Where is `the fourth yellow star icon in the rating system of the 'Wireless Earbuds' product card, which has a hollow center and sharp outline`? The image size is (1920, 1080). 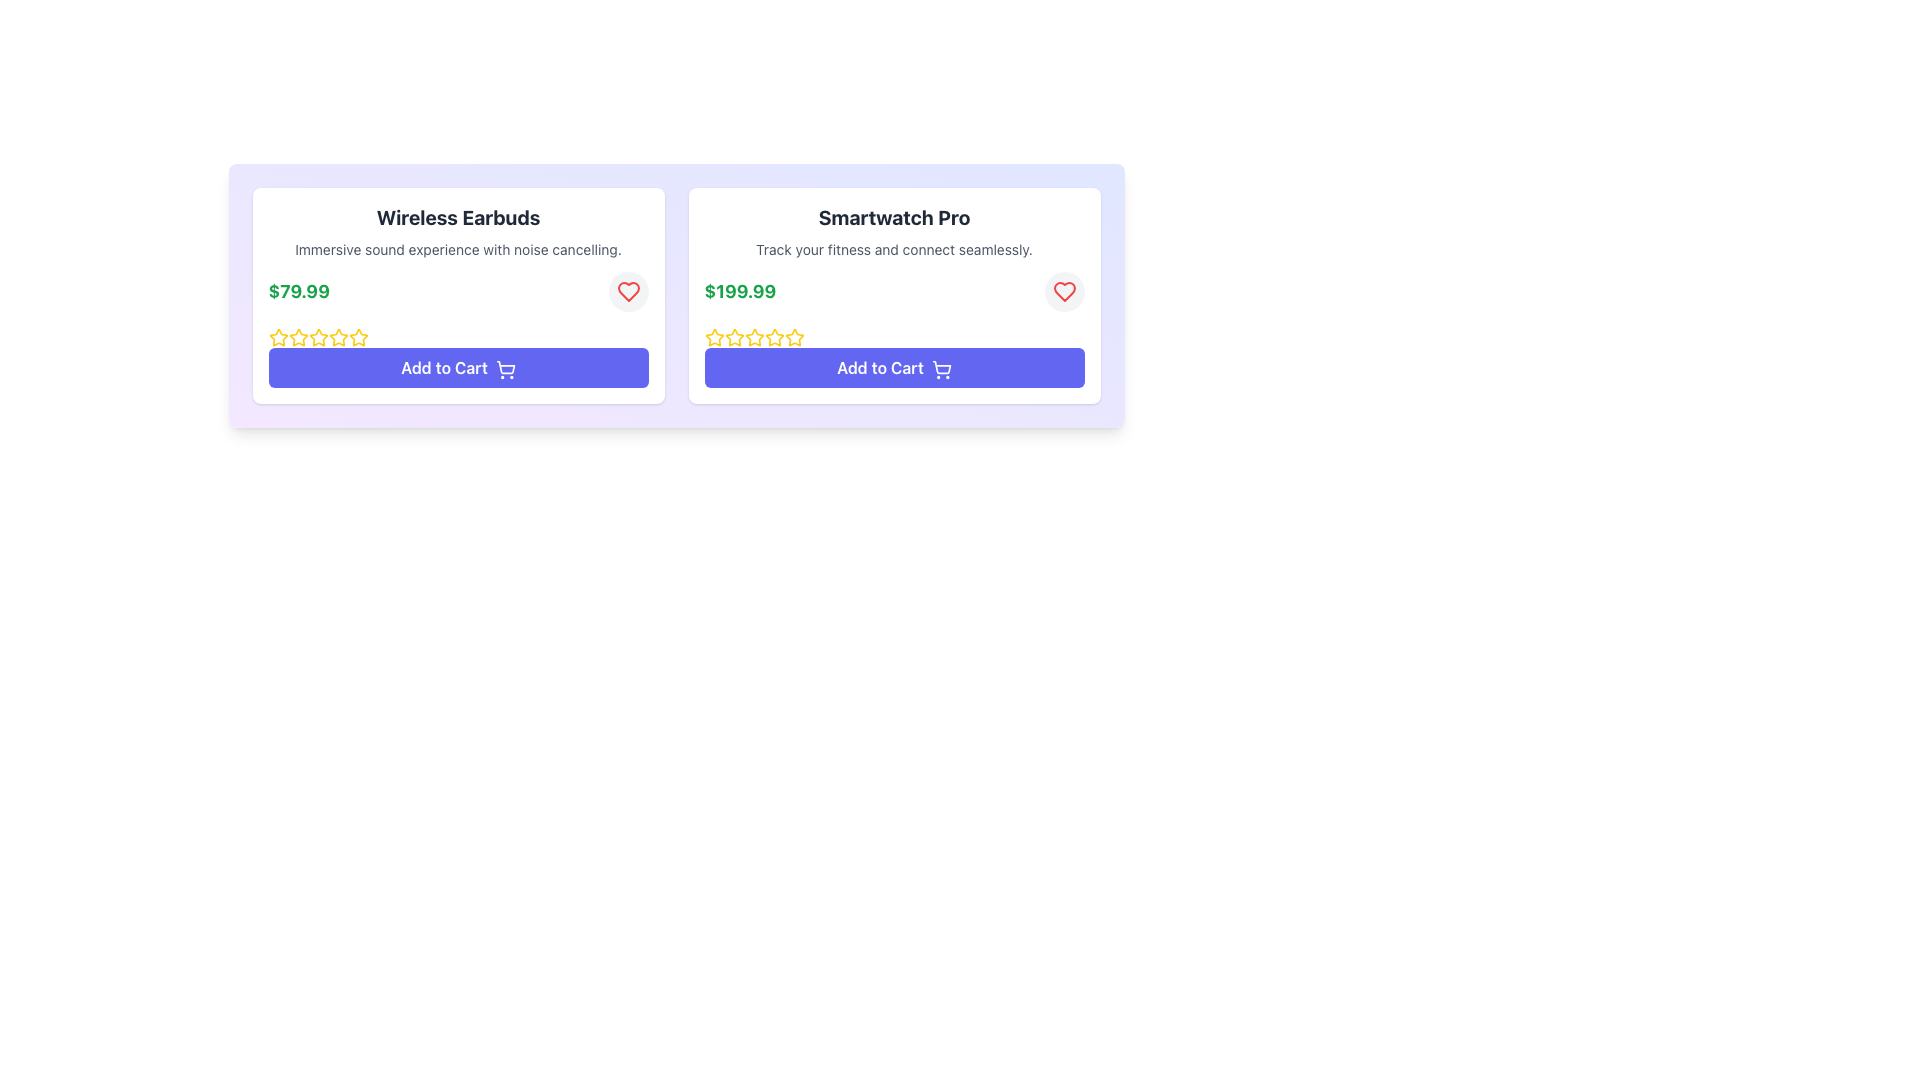
the fourth yellow star icon in the rating system of the 'Wireless Earbuds' product card, which has a hollow center and sharp outline is located at coordinates (338, 337).